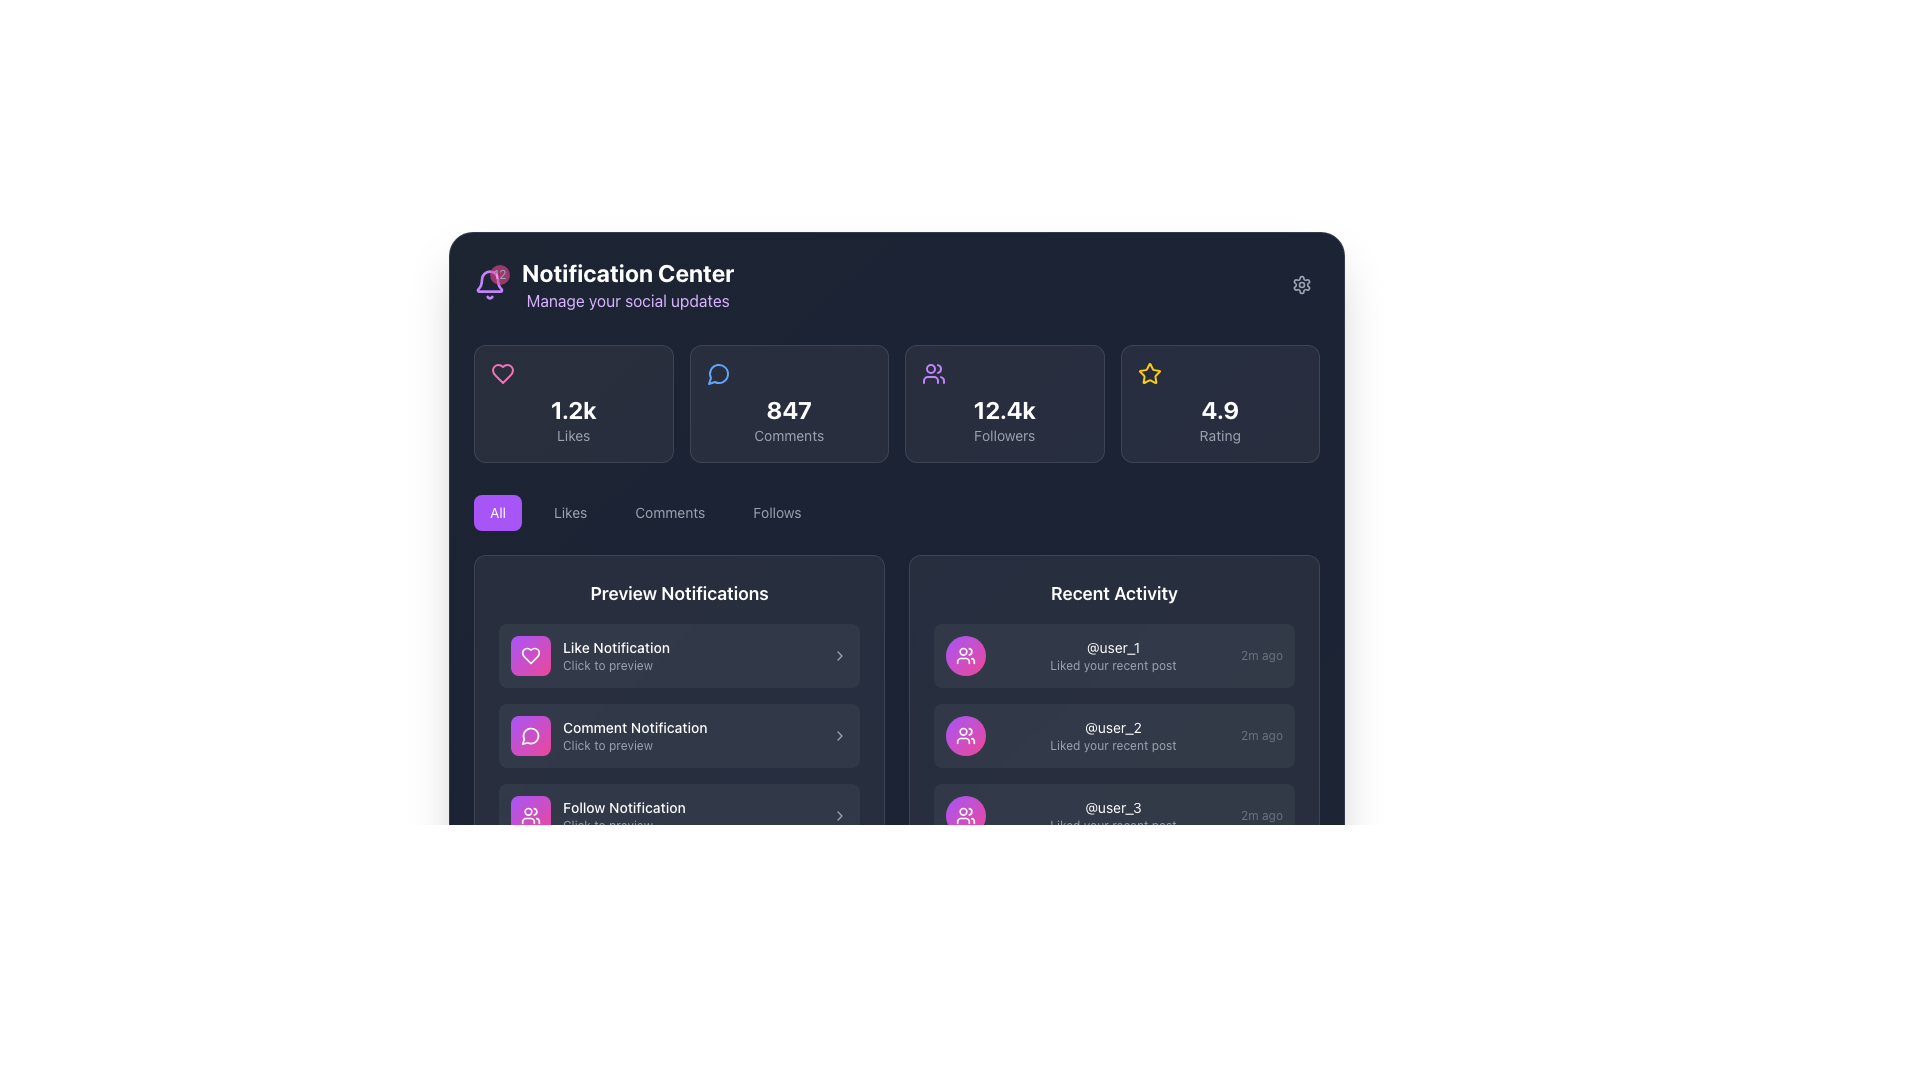  Describe the element at coordinates (965, 655) in the screenshot. I see `the circular icon with a gradient background and a white user group icon located in the 'Recent Activity' section, next to the text '@user_1 Liked your recent post 2m ago'` at that location.